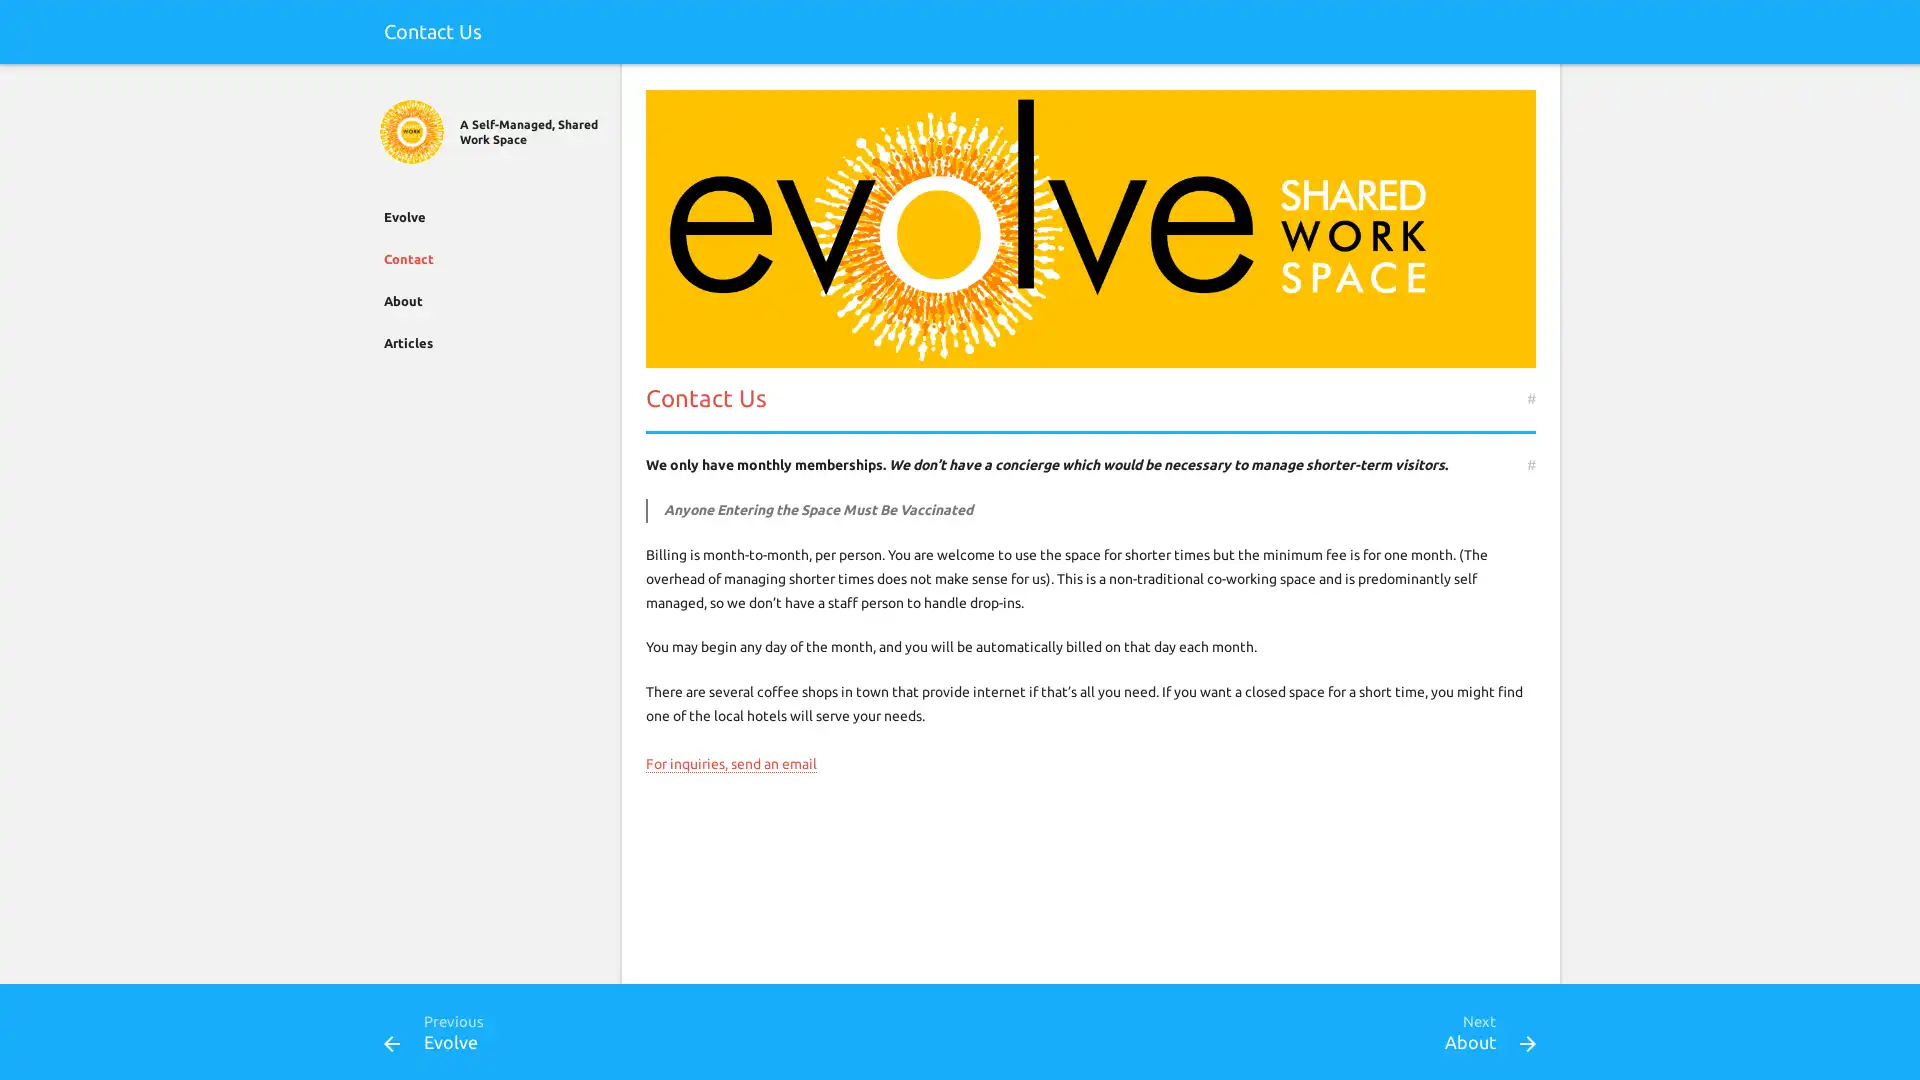  I want to click on Next, so click(1526, 1043).